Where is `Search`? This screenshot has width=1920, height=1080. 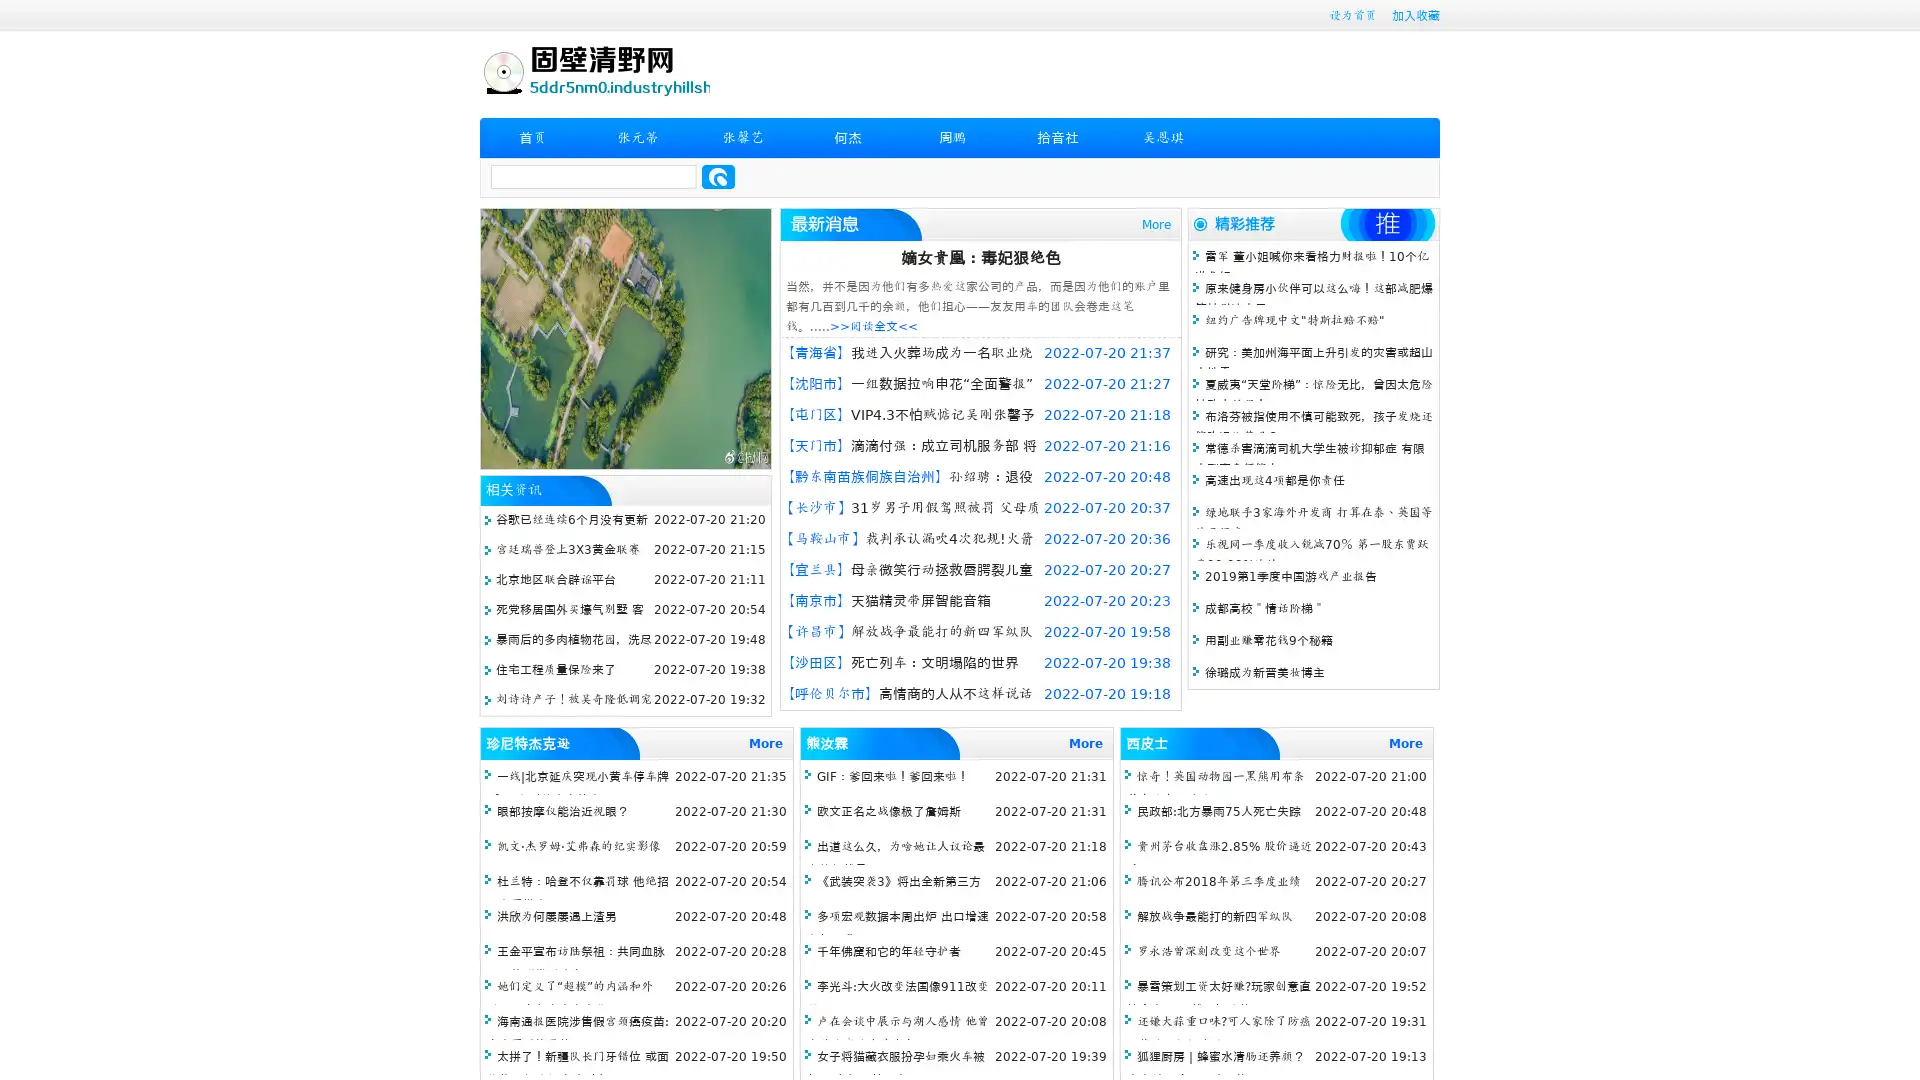
Search is located at coordinates (718, 176).